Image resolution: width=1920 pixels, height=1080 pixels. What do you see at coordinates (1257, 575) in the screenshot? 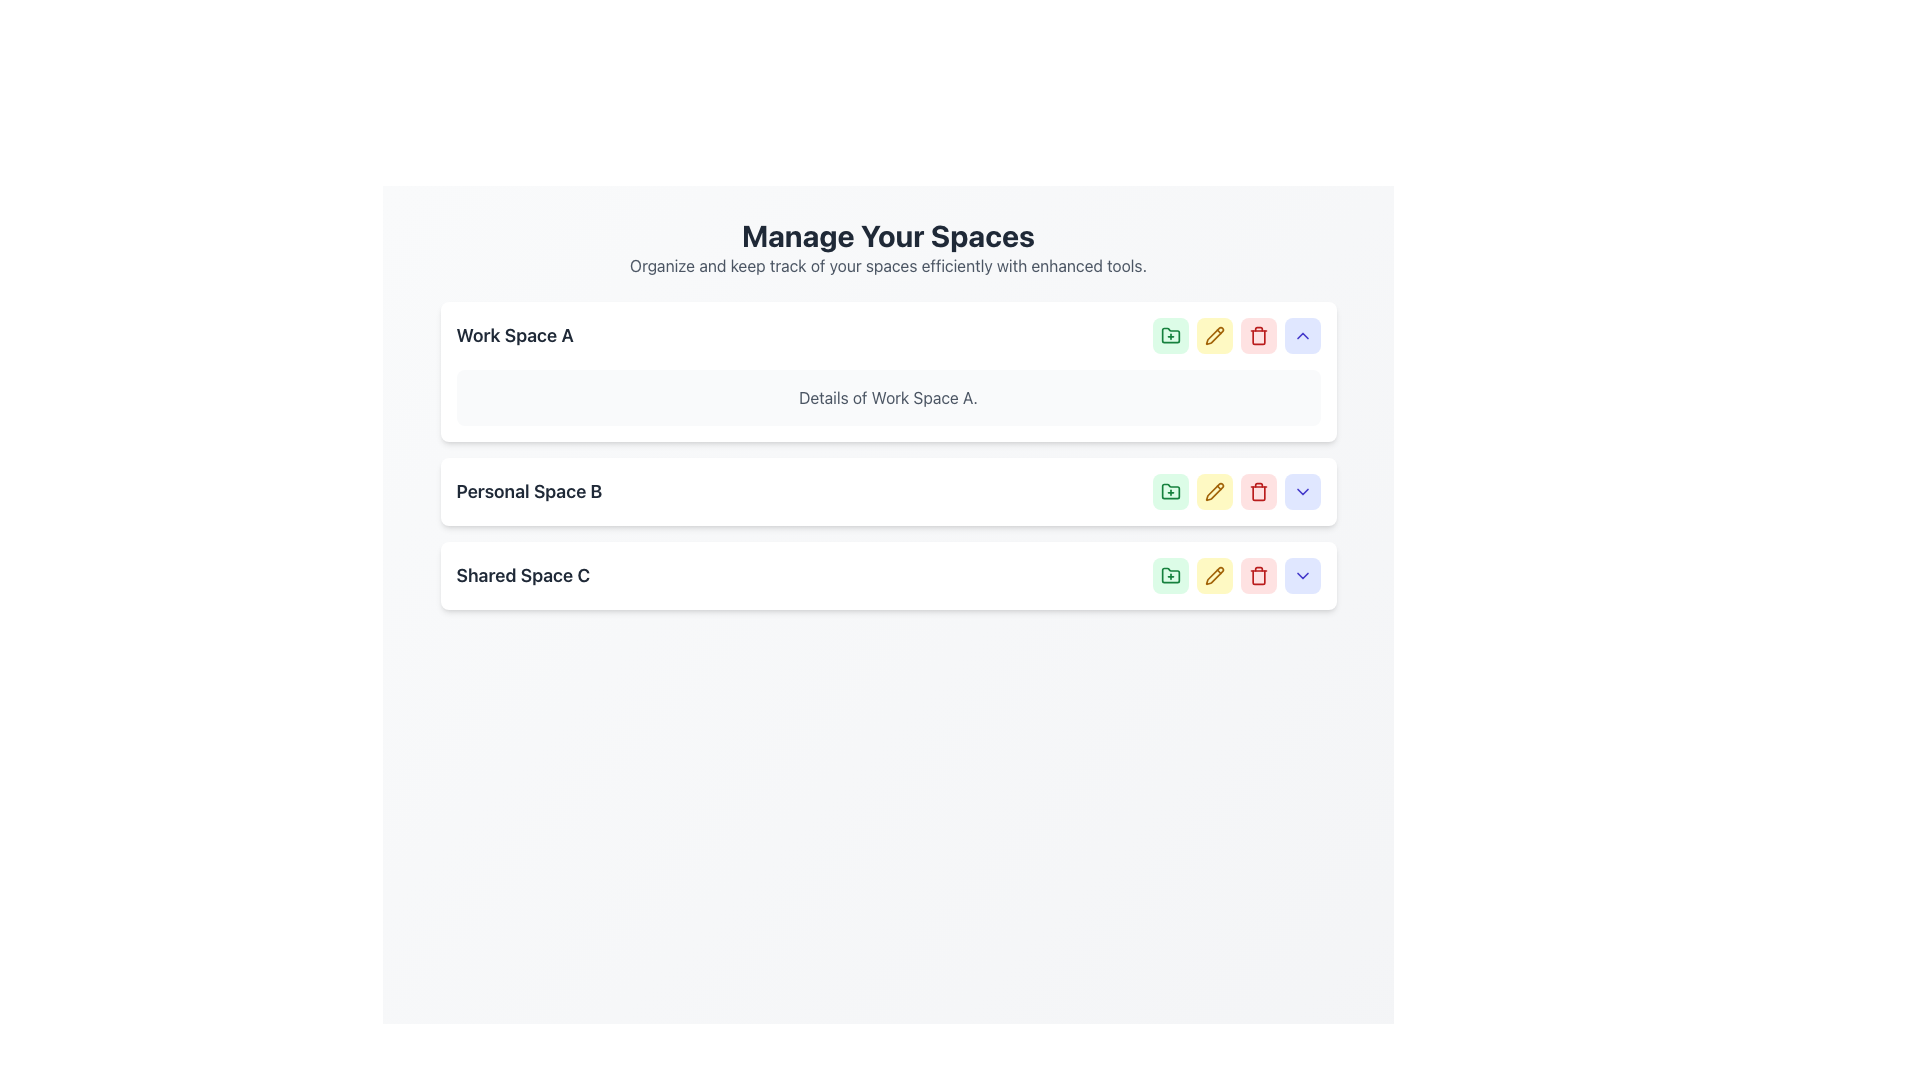
I see `the trash bin icon located in the 'Manage Your Spaces' interface adjacent to the 'Work Space A' card` at bounding box center [1257, 575].